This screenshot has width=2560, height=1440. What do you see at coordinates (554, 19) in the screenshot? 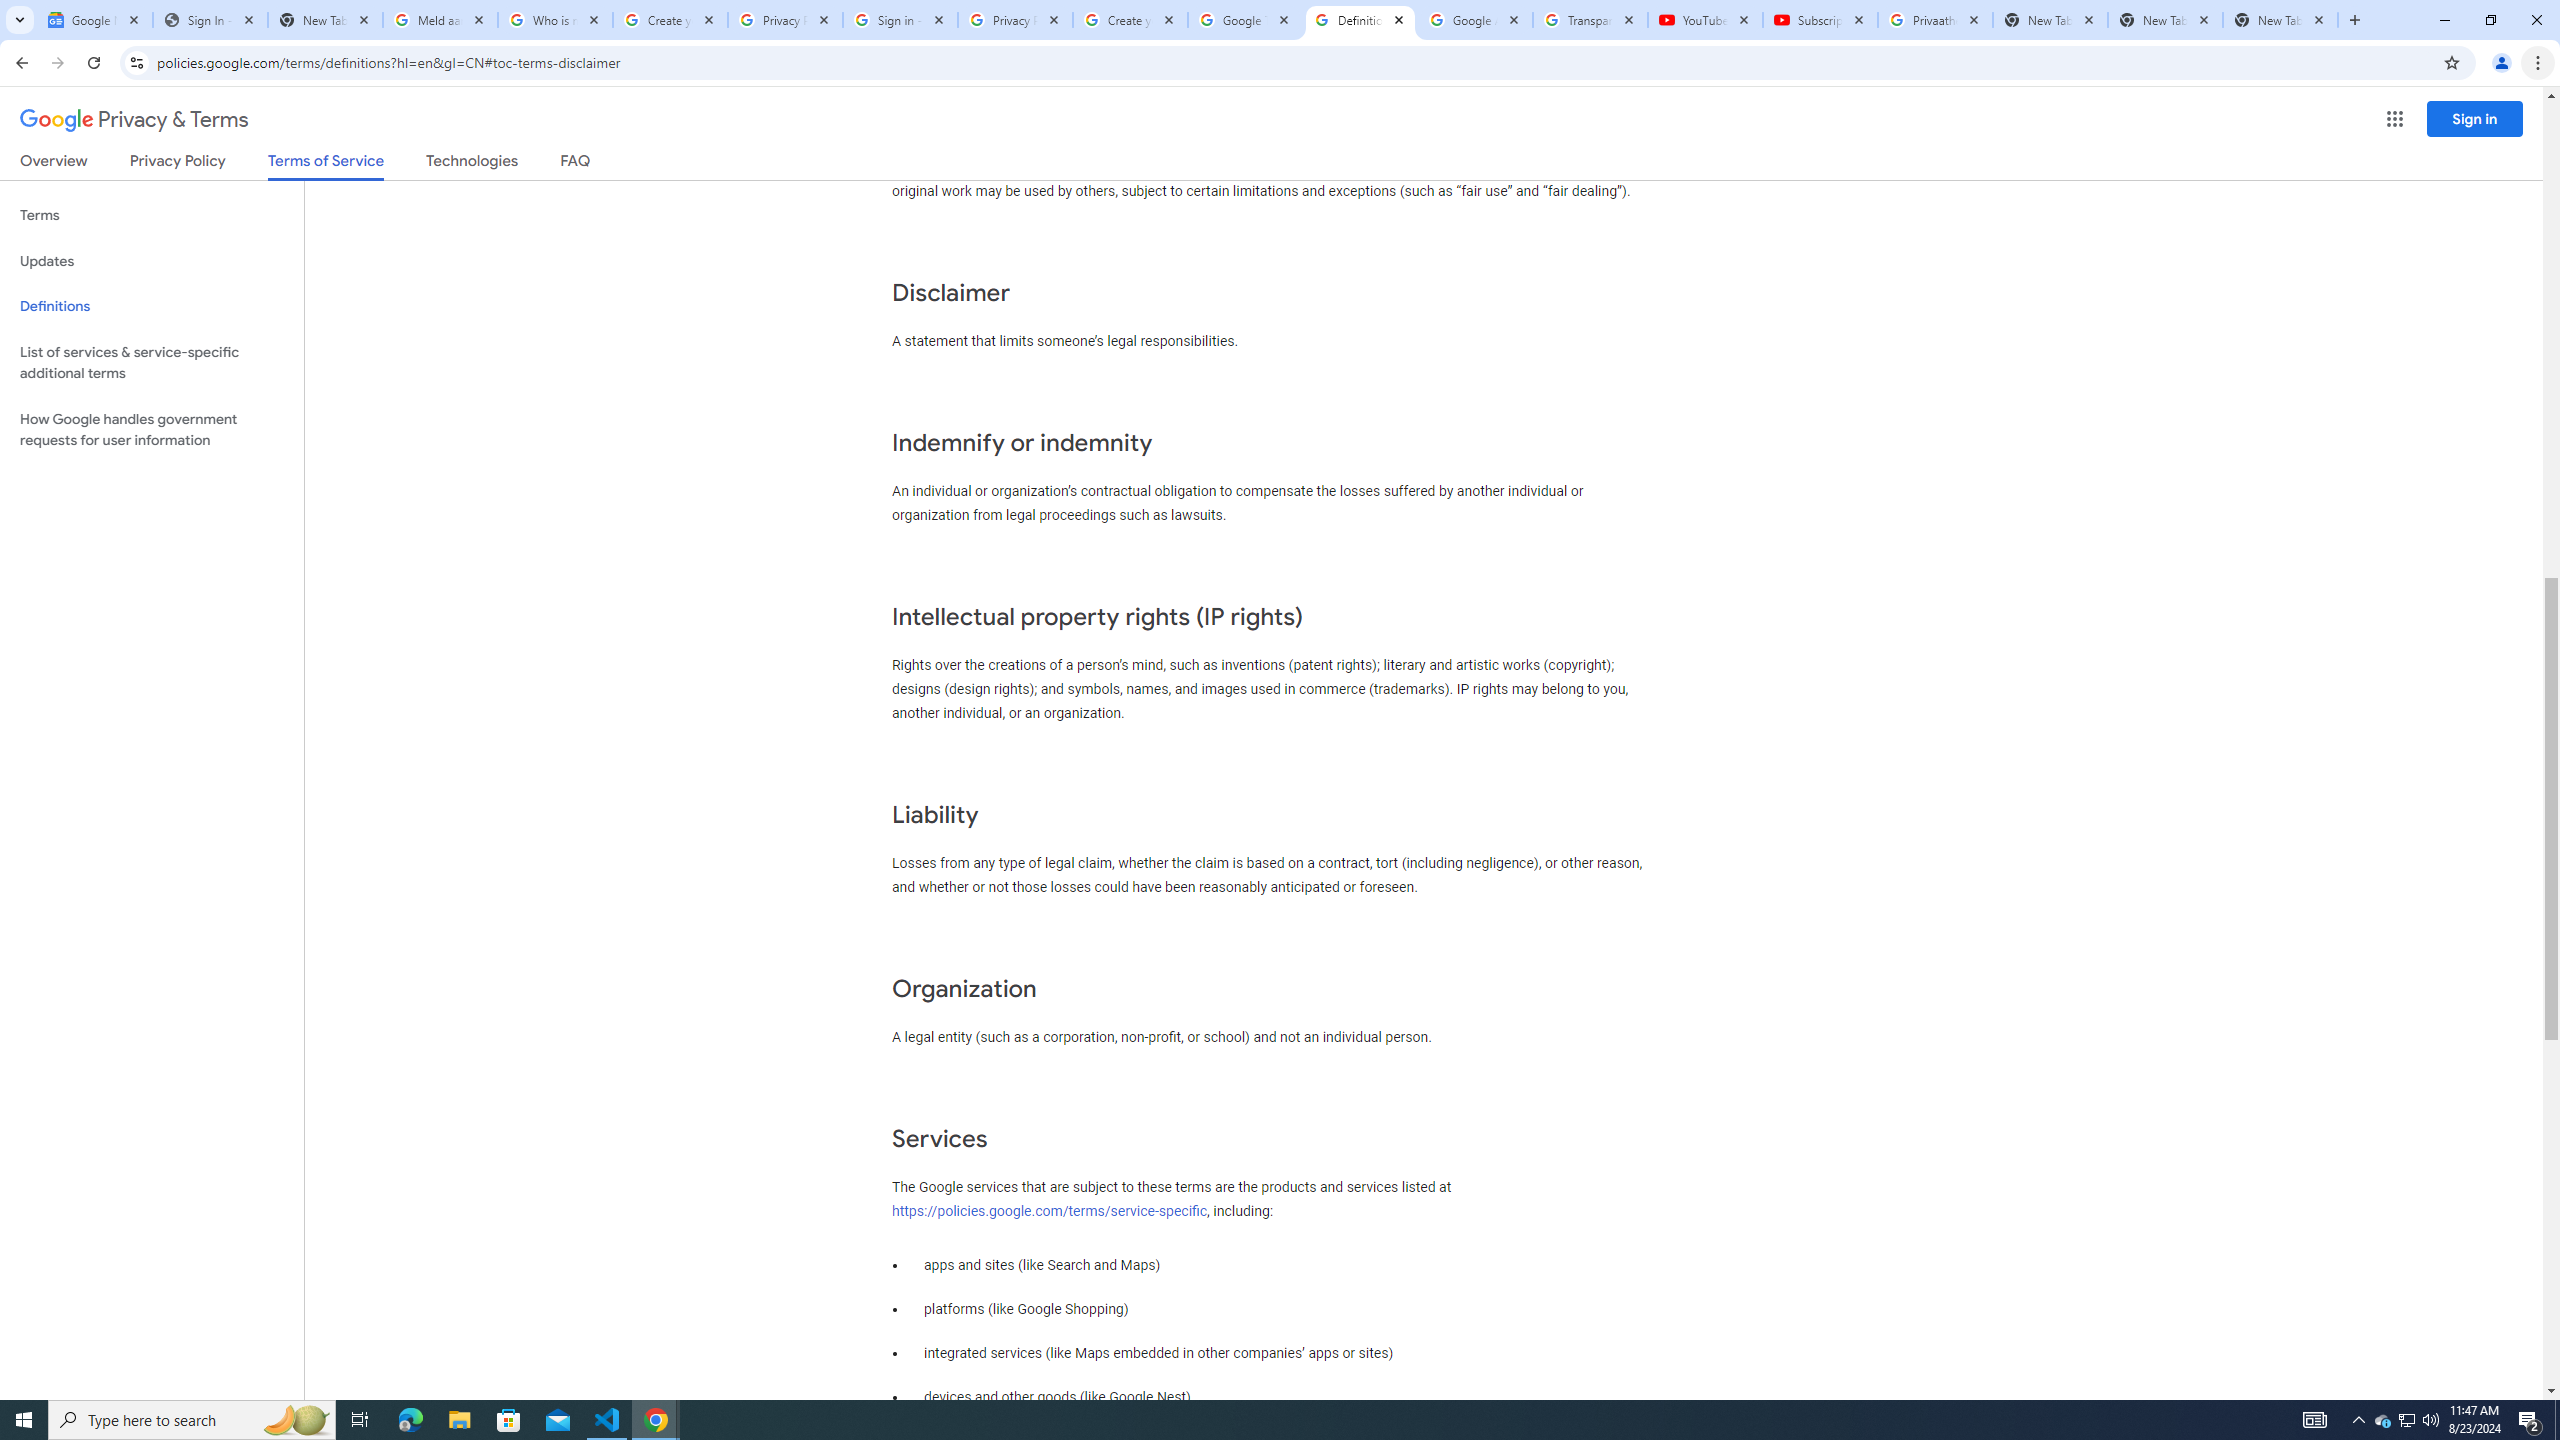
I see `'Who is my administrator? - Google Account Help'` at bounding box center [554, 19].